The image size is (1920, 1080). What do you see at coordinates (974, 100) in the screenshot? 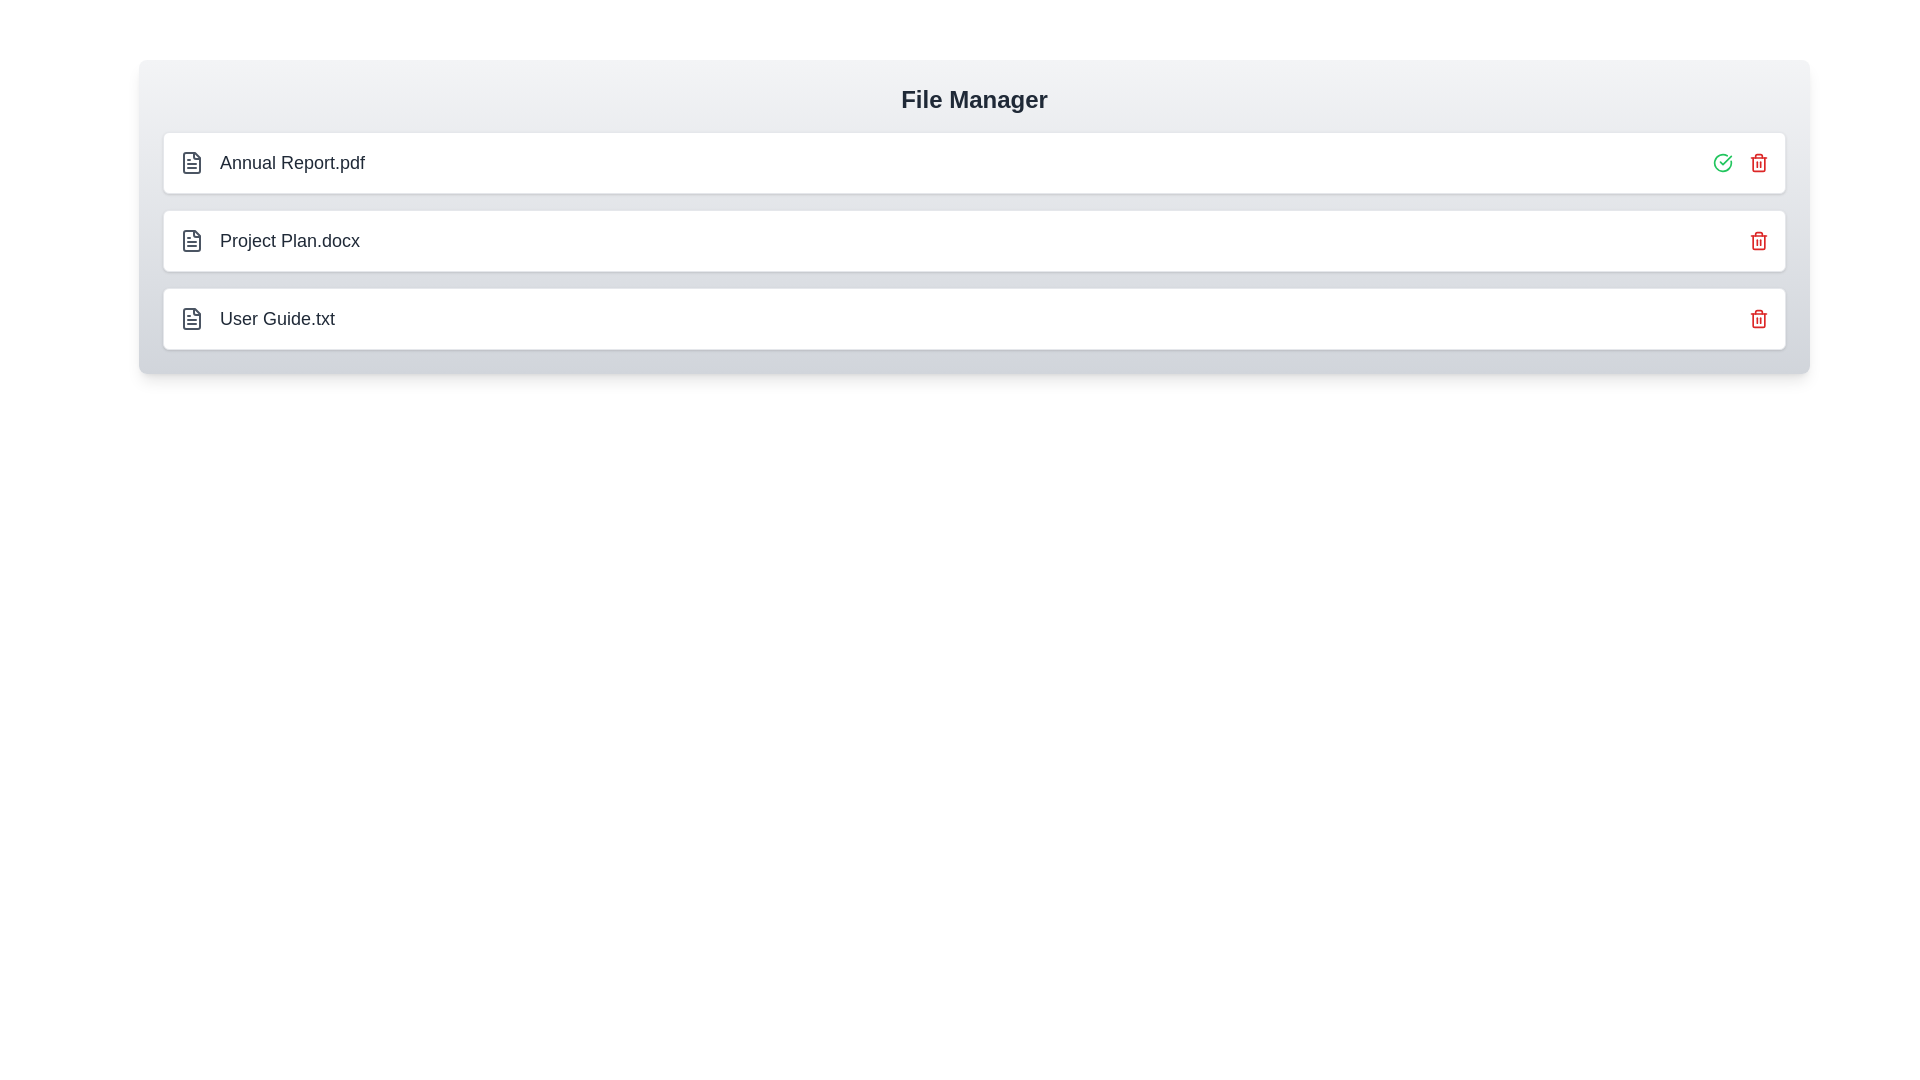
I see `text of the header label located at the top of the file management panel, which describes the panel's functionality` at bounding box center [974, 100].